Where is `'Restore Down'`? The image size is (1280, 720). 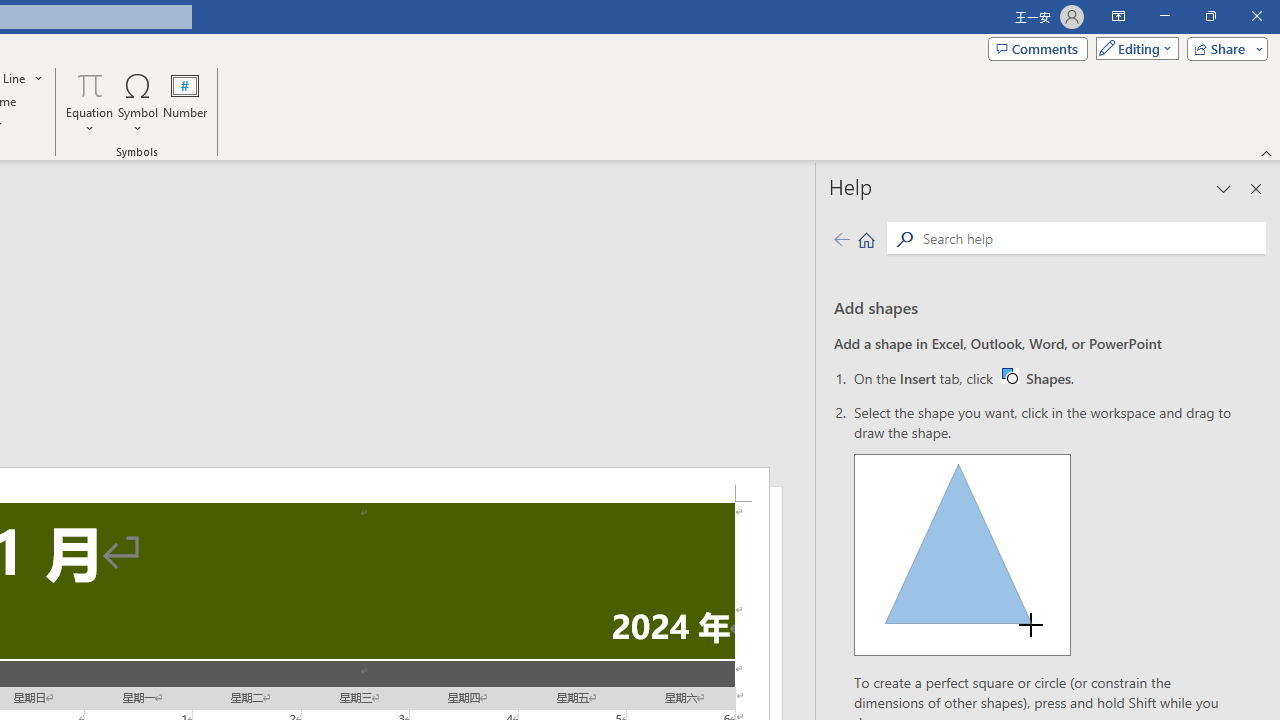 'Restore Down' is located at coordinates (1209, 16).